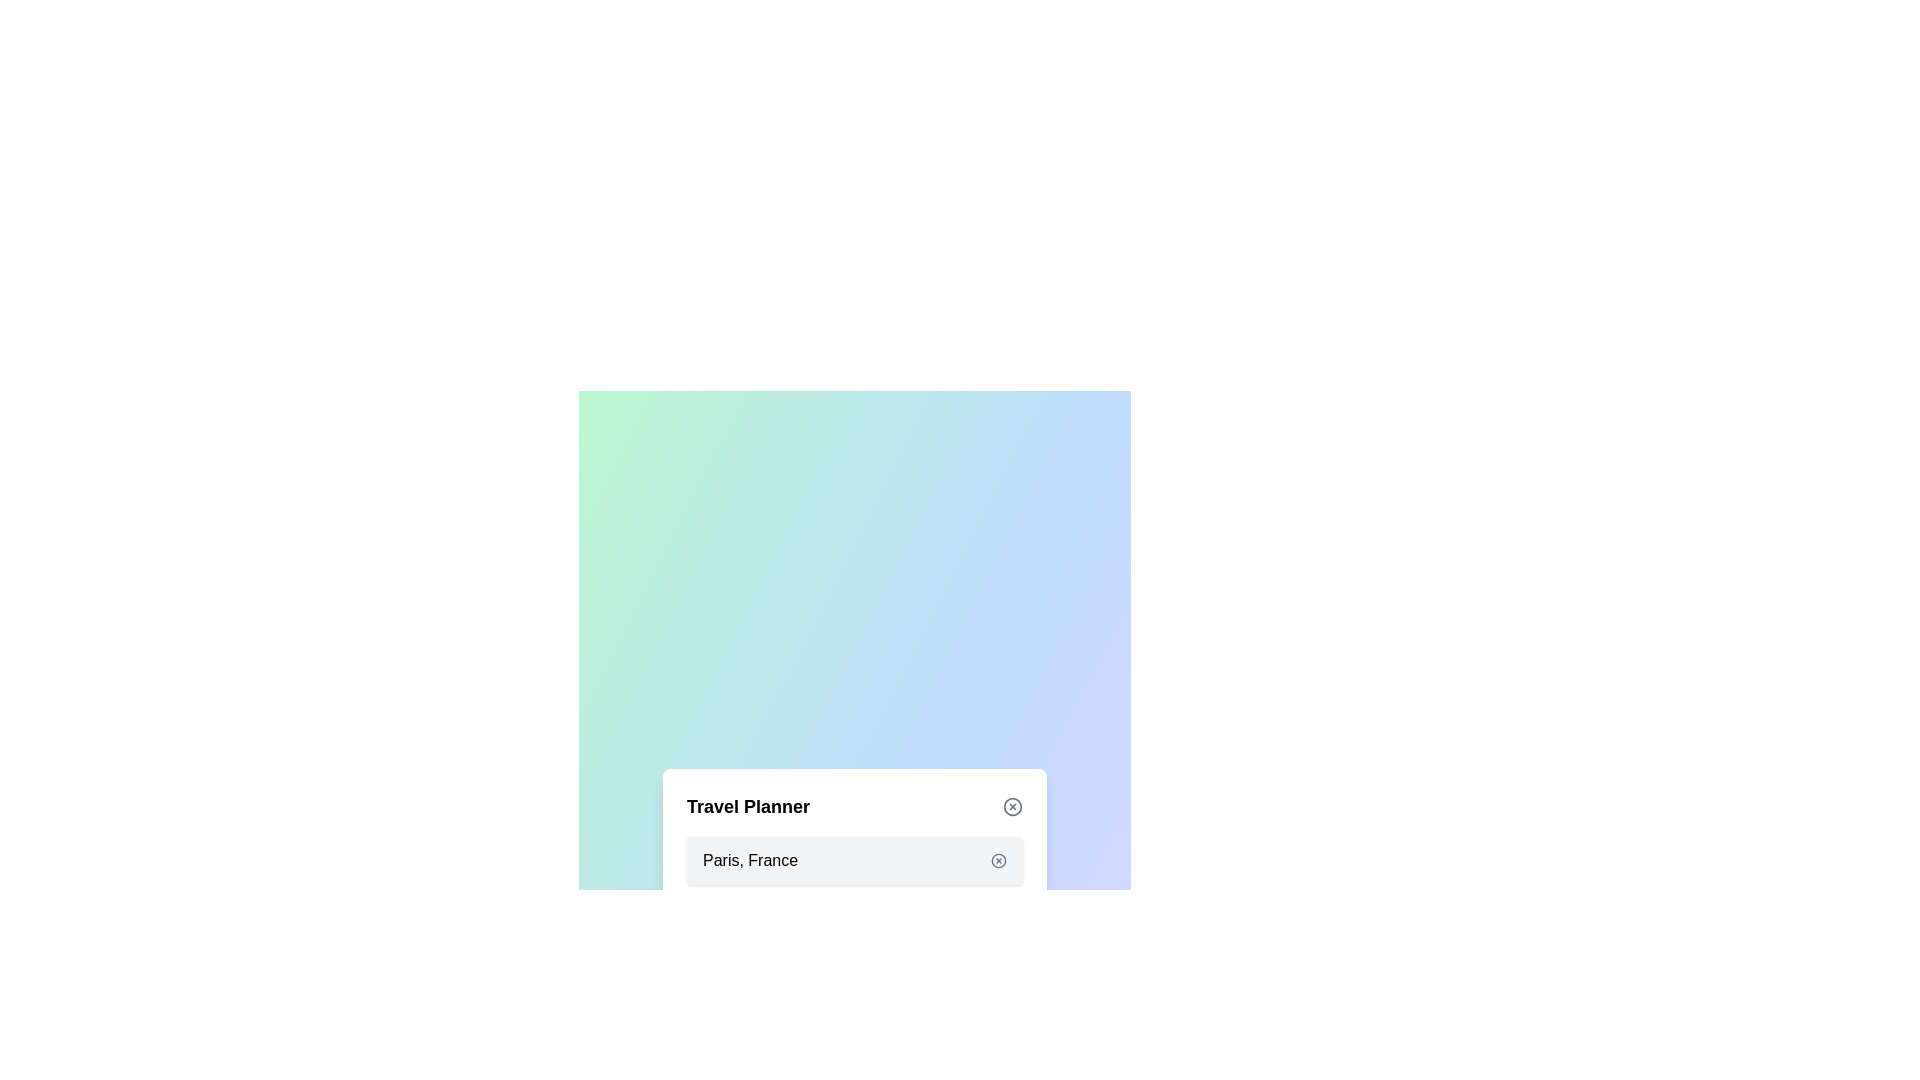 This screenshot has height=1080, width=1920. Describe the element at coordinates (1012, 805) in the screenshot. I see `close button in the top-right corner of the travel planner component` at that location.